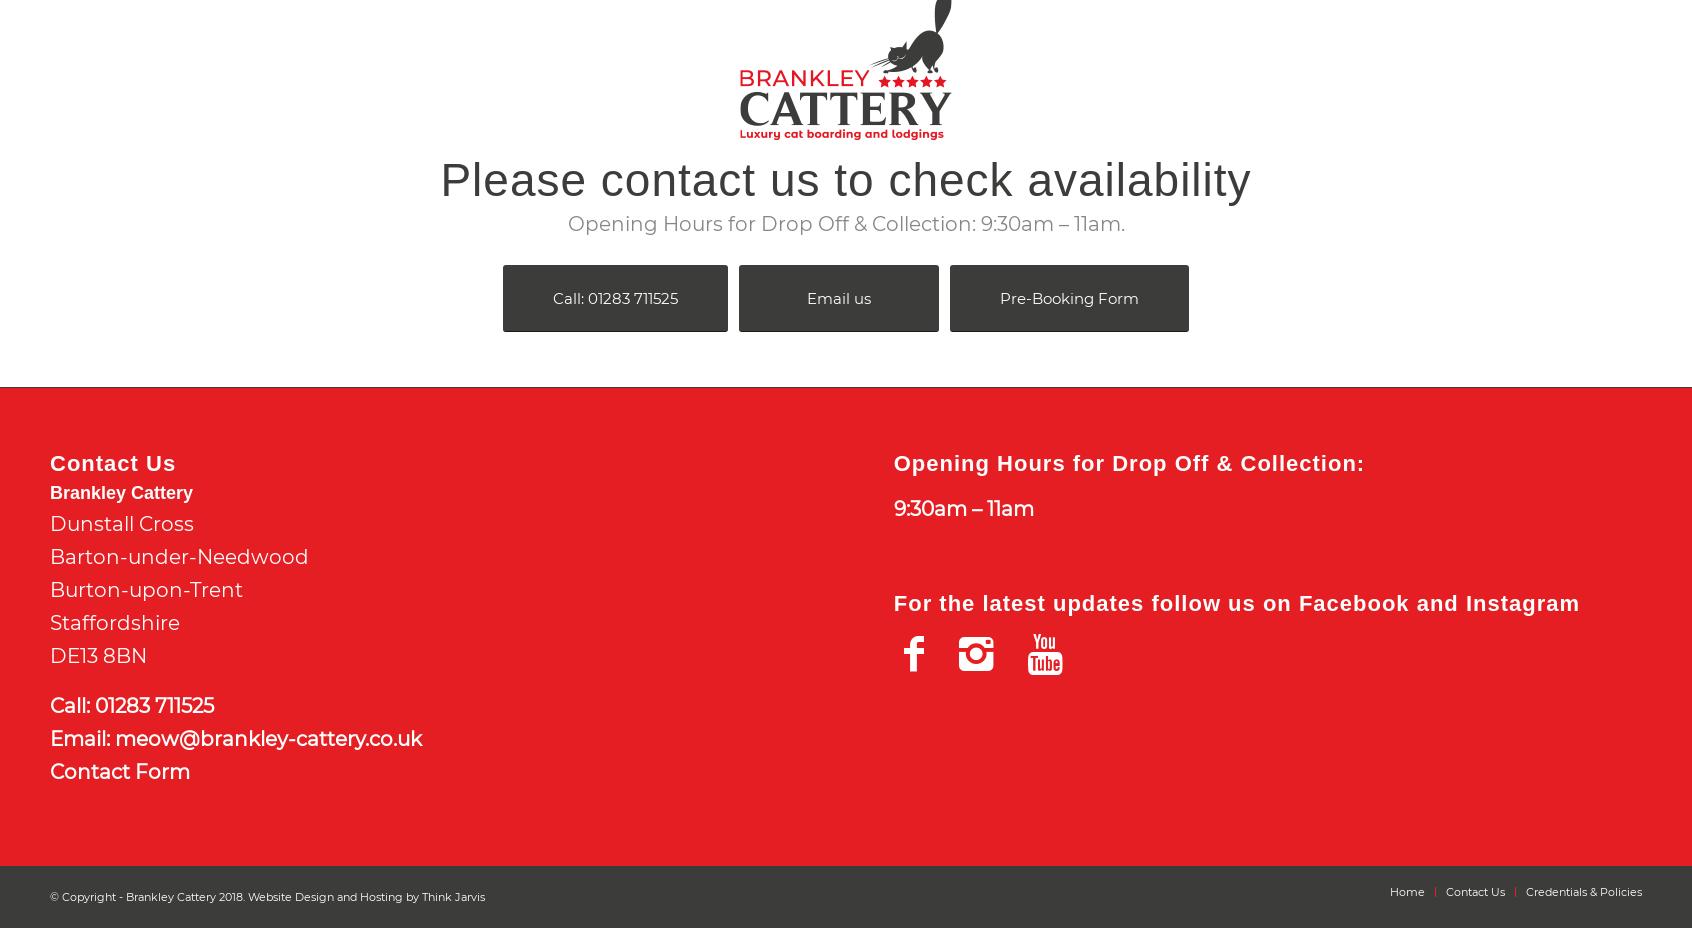 The width and height of the screenshot is (1692, 928). I want to click on 'Opening Hours for Drop Off & Collection: 9:30am – 11am.', so click(565, 224).